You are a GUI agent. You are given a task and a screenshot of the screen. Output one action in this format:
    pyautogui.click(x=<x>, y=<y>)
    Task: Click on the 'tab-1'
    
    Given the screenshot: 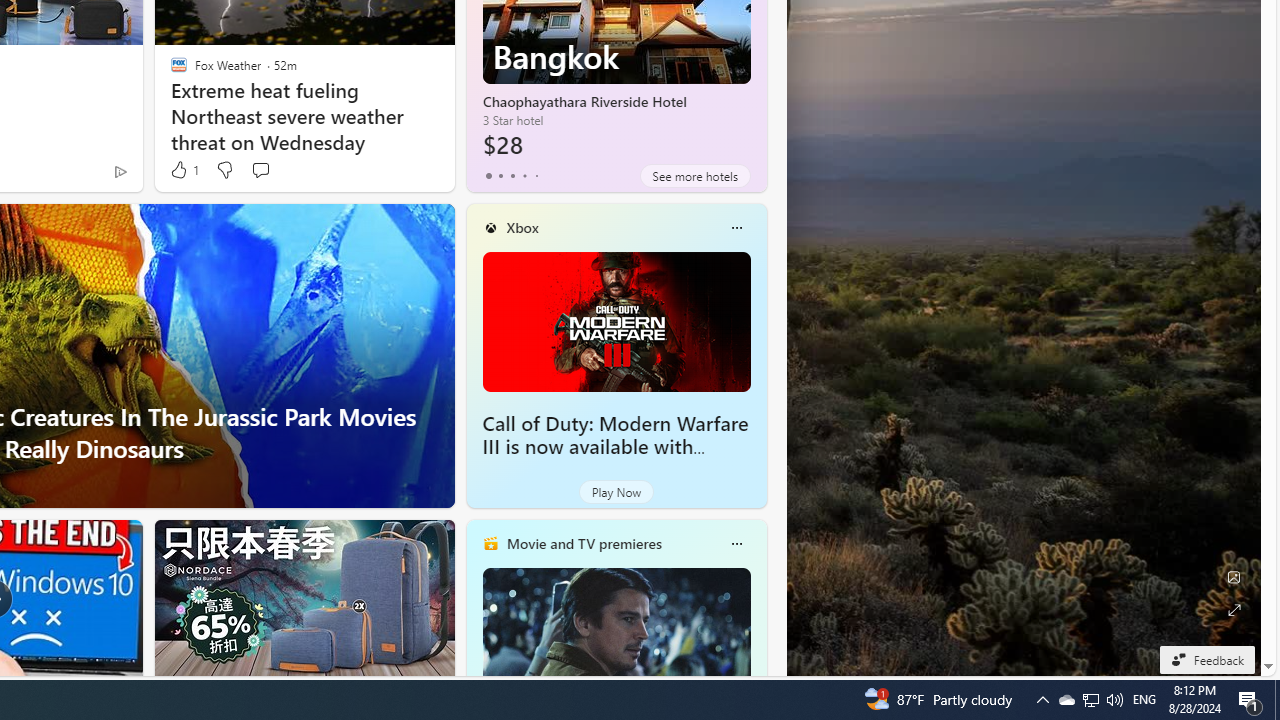 What is the action you would take?
    pyautogui.click(x=500, y=175)
    